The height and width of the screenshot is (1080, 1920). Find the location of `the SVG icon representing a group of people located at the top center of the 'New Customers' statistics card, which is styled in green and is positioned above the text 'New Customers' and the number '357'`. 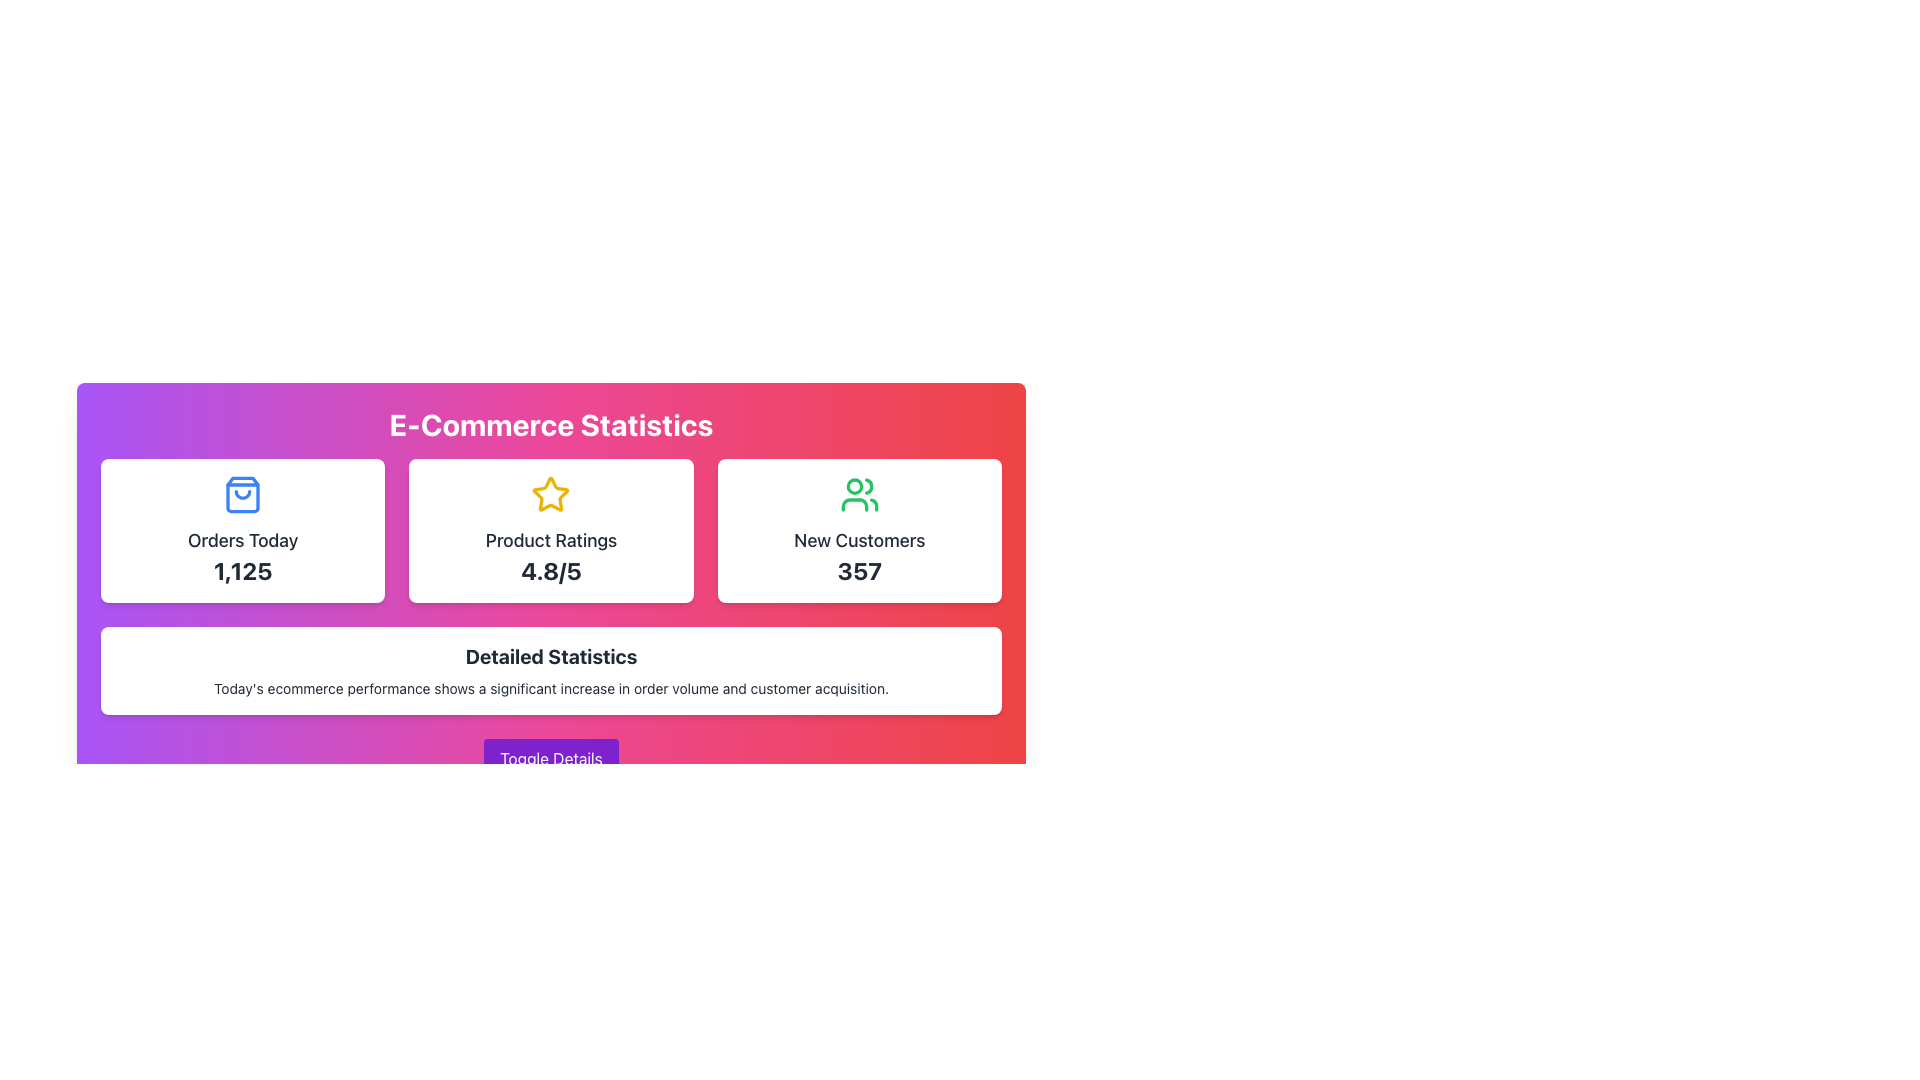

the SVG icon representing a group of people located at the top center of the 'New Customers' statistics card, which is styled in green and is positioned above the text 'New Customers' and the number '357' is located at coordinates (859, 494).